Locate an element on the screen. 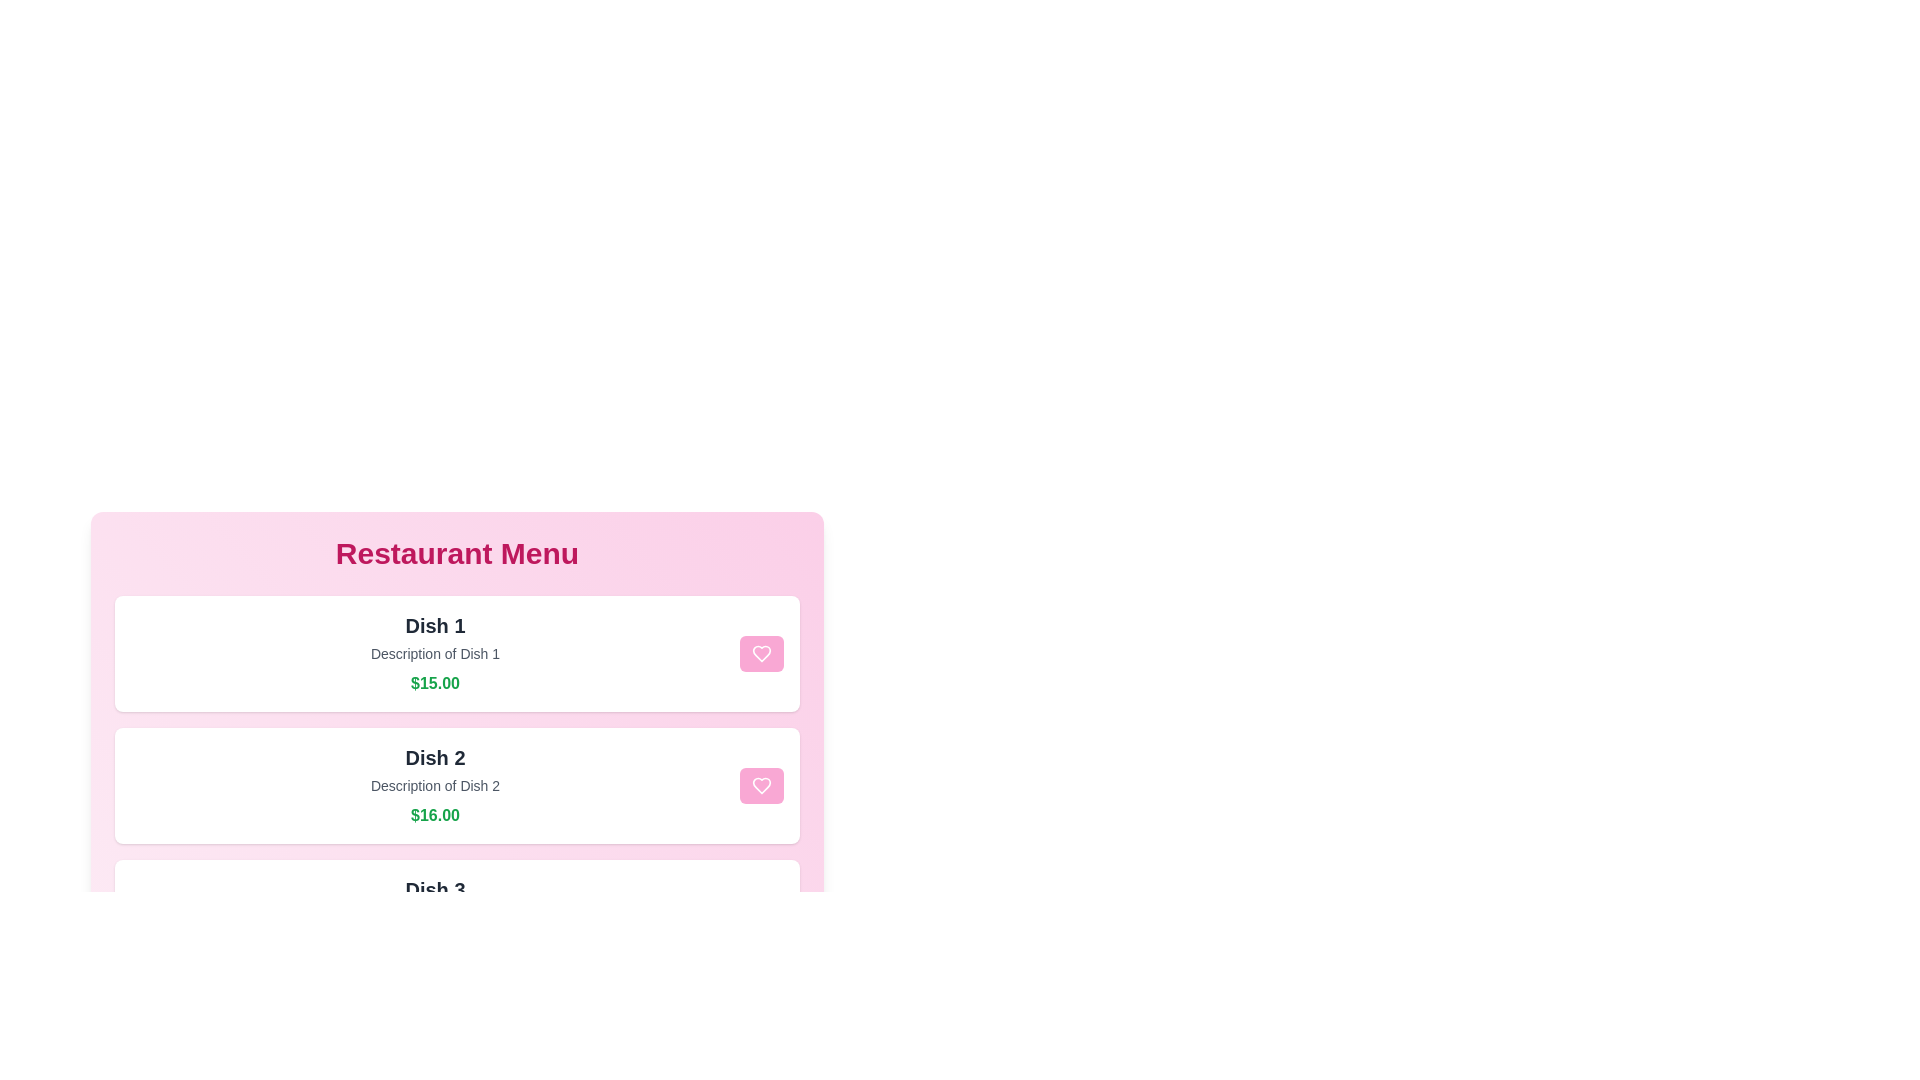 The height and width of the screenshot is (1080, 1920). title text label of the dish card located at the top of the card, above the description and price is located at coordinates (434, 624).